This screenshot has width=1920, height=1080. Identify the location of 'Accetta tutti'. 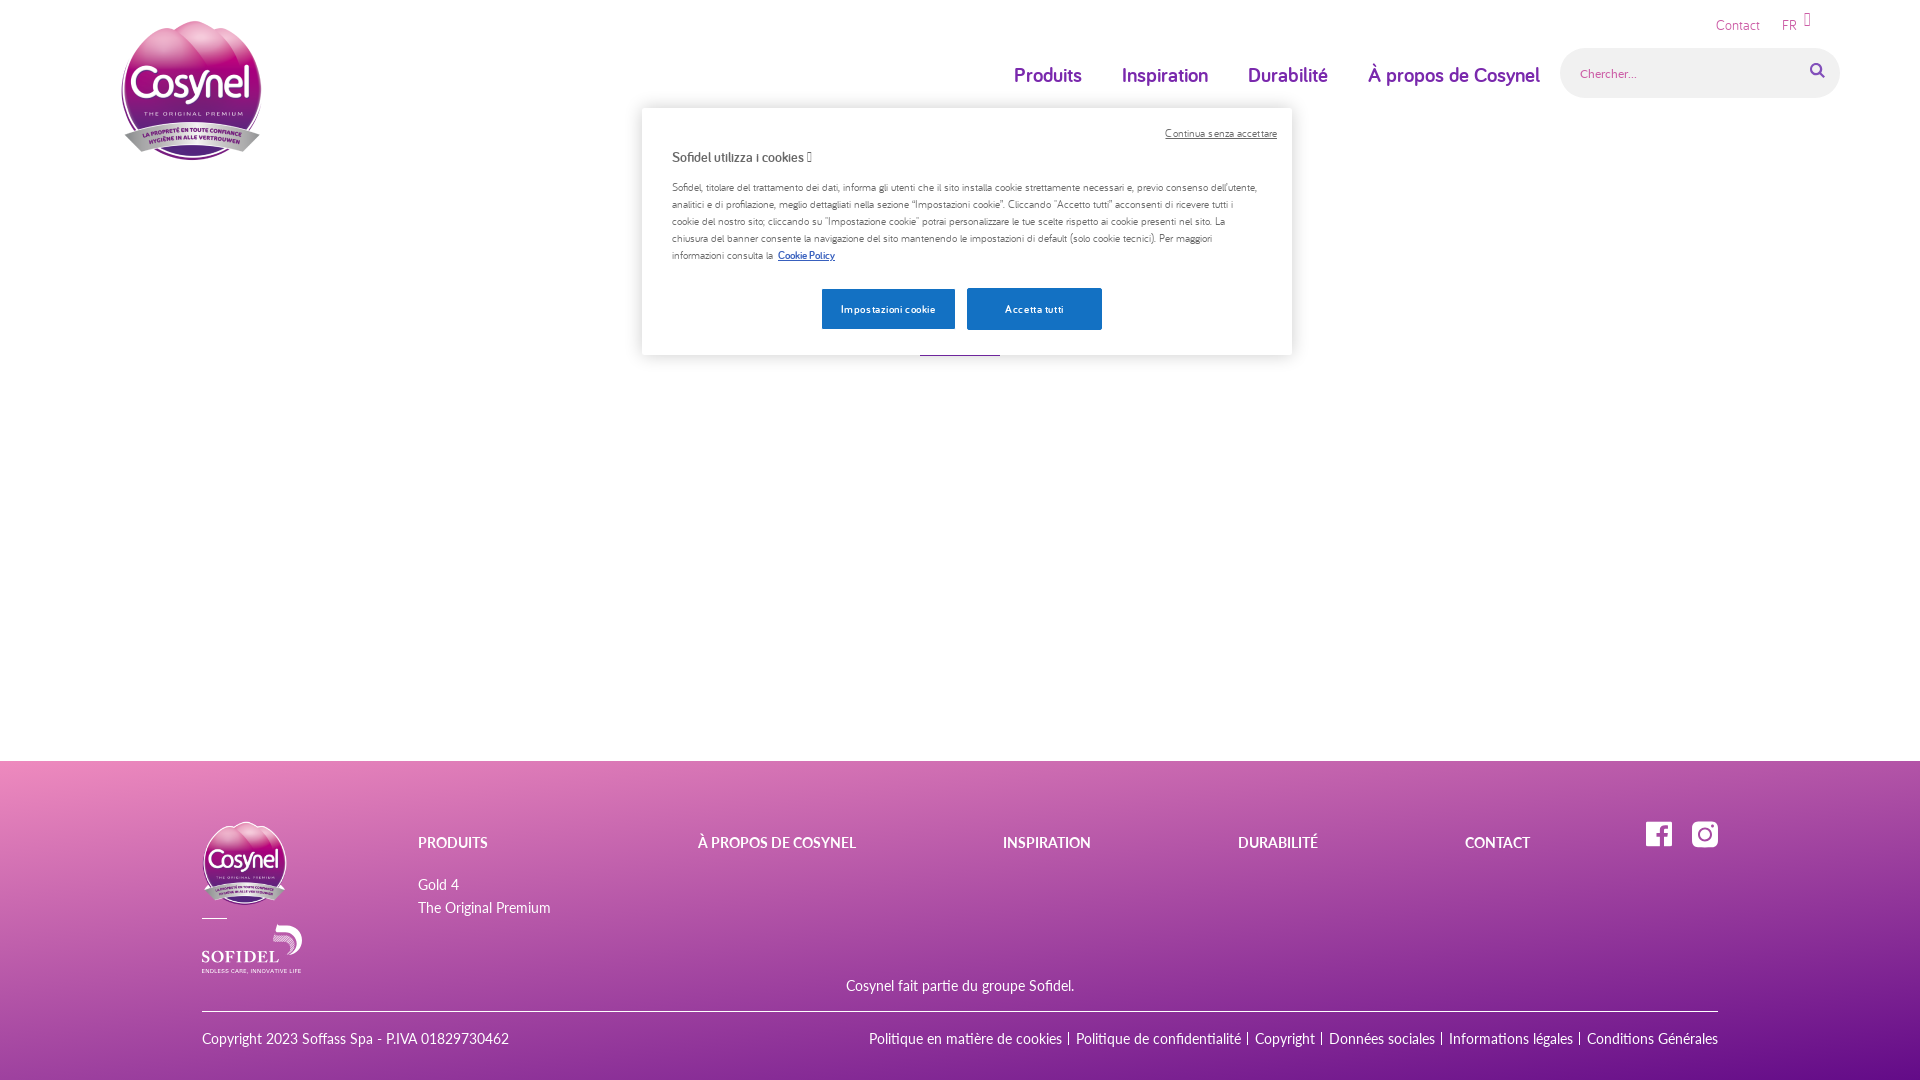
(966, 308).